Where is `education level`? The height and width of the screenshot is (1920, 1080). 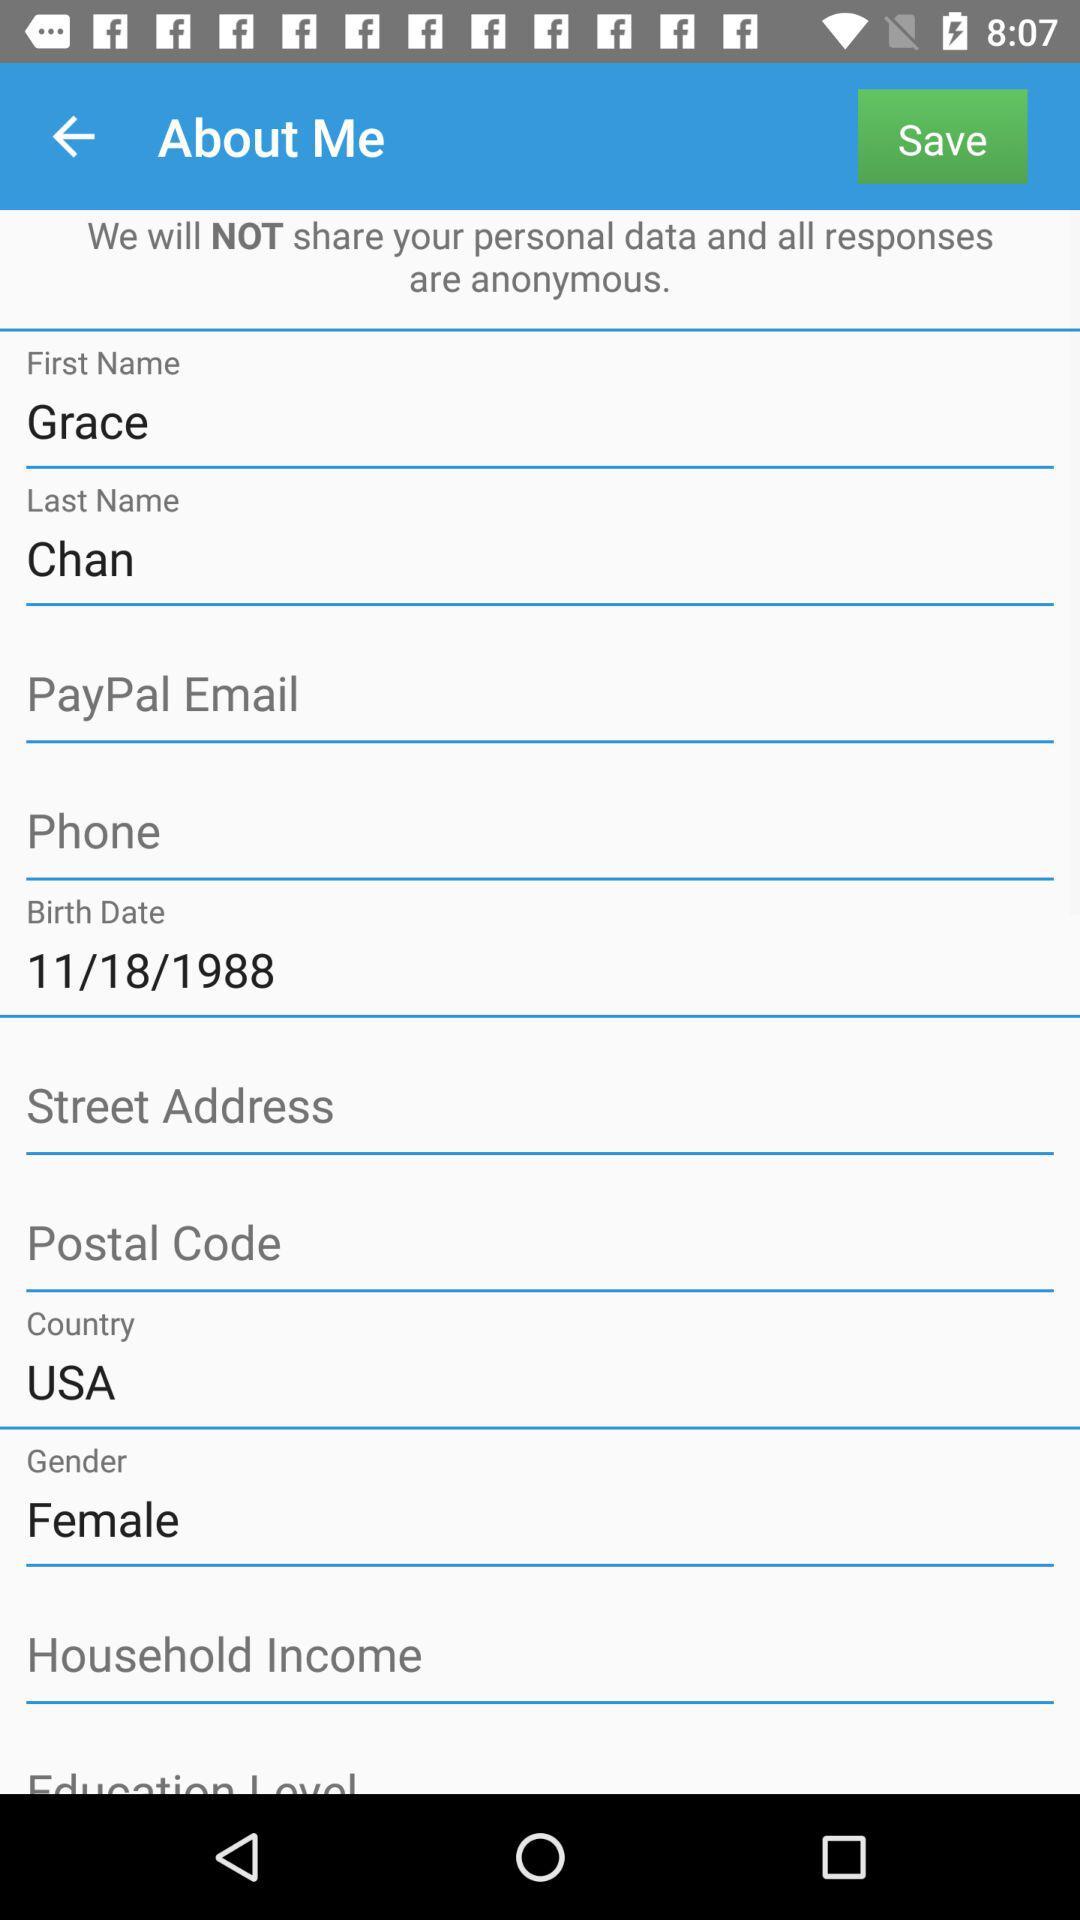 education level is located at coordinates (540, 1777).